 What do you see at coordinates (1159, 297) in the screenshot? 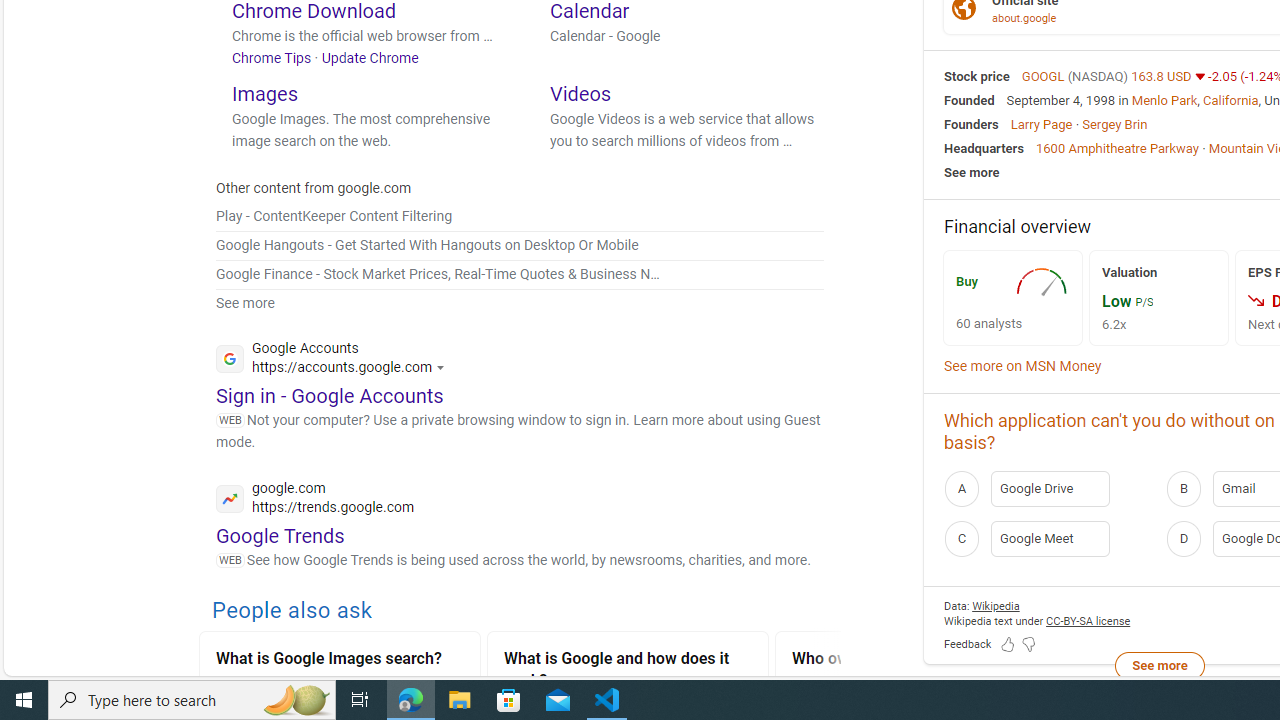
I see `'Valuation Low P/S 6.2x'` at bounding box center [1159, 297].